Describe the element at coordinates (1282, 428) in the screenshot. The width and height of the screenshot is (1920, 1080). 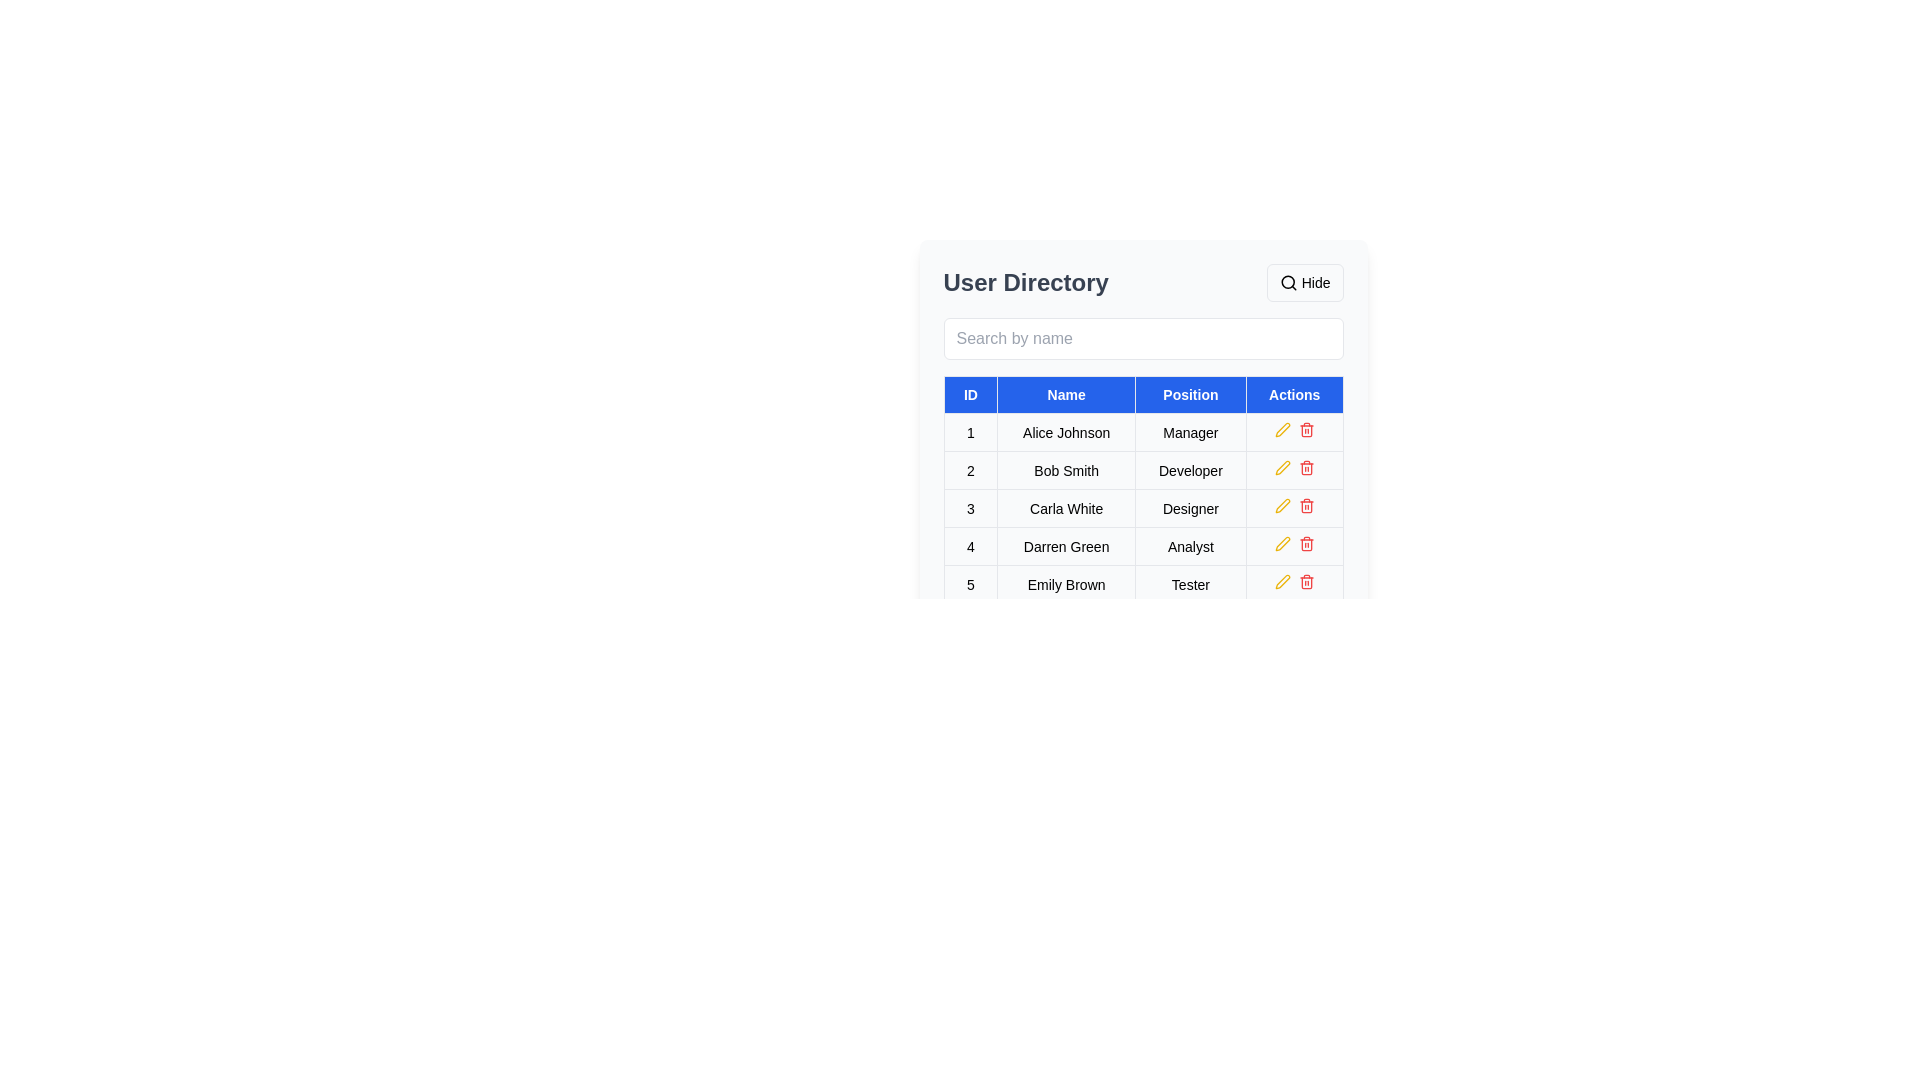
I see `the edit button icon located in the 'Actions' column of the table row for 'Bob Smith, Developer'` at that location.